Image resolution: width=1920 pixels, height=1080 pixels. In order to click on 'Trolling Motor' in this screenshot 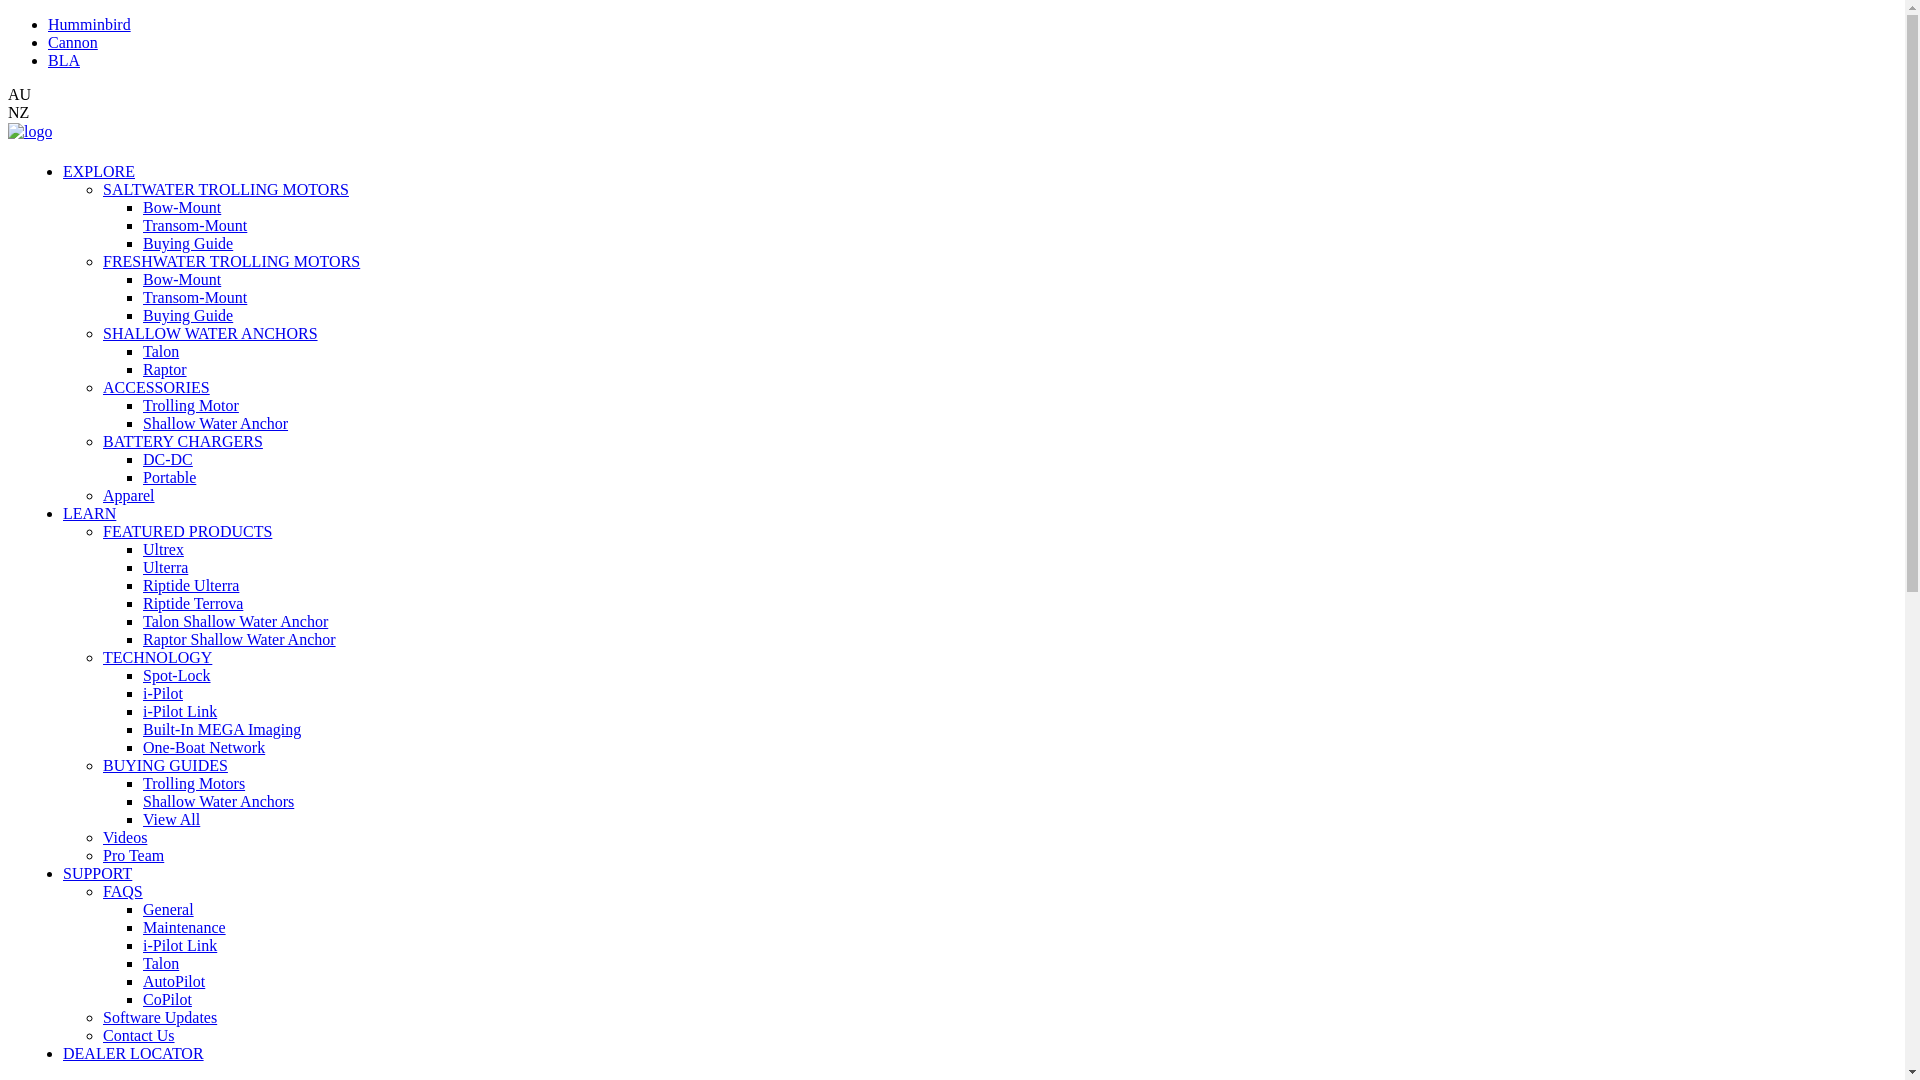, I will do `click(191, 405)`.